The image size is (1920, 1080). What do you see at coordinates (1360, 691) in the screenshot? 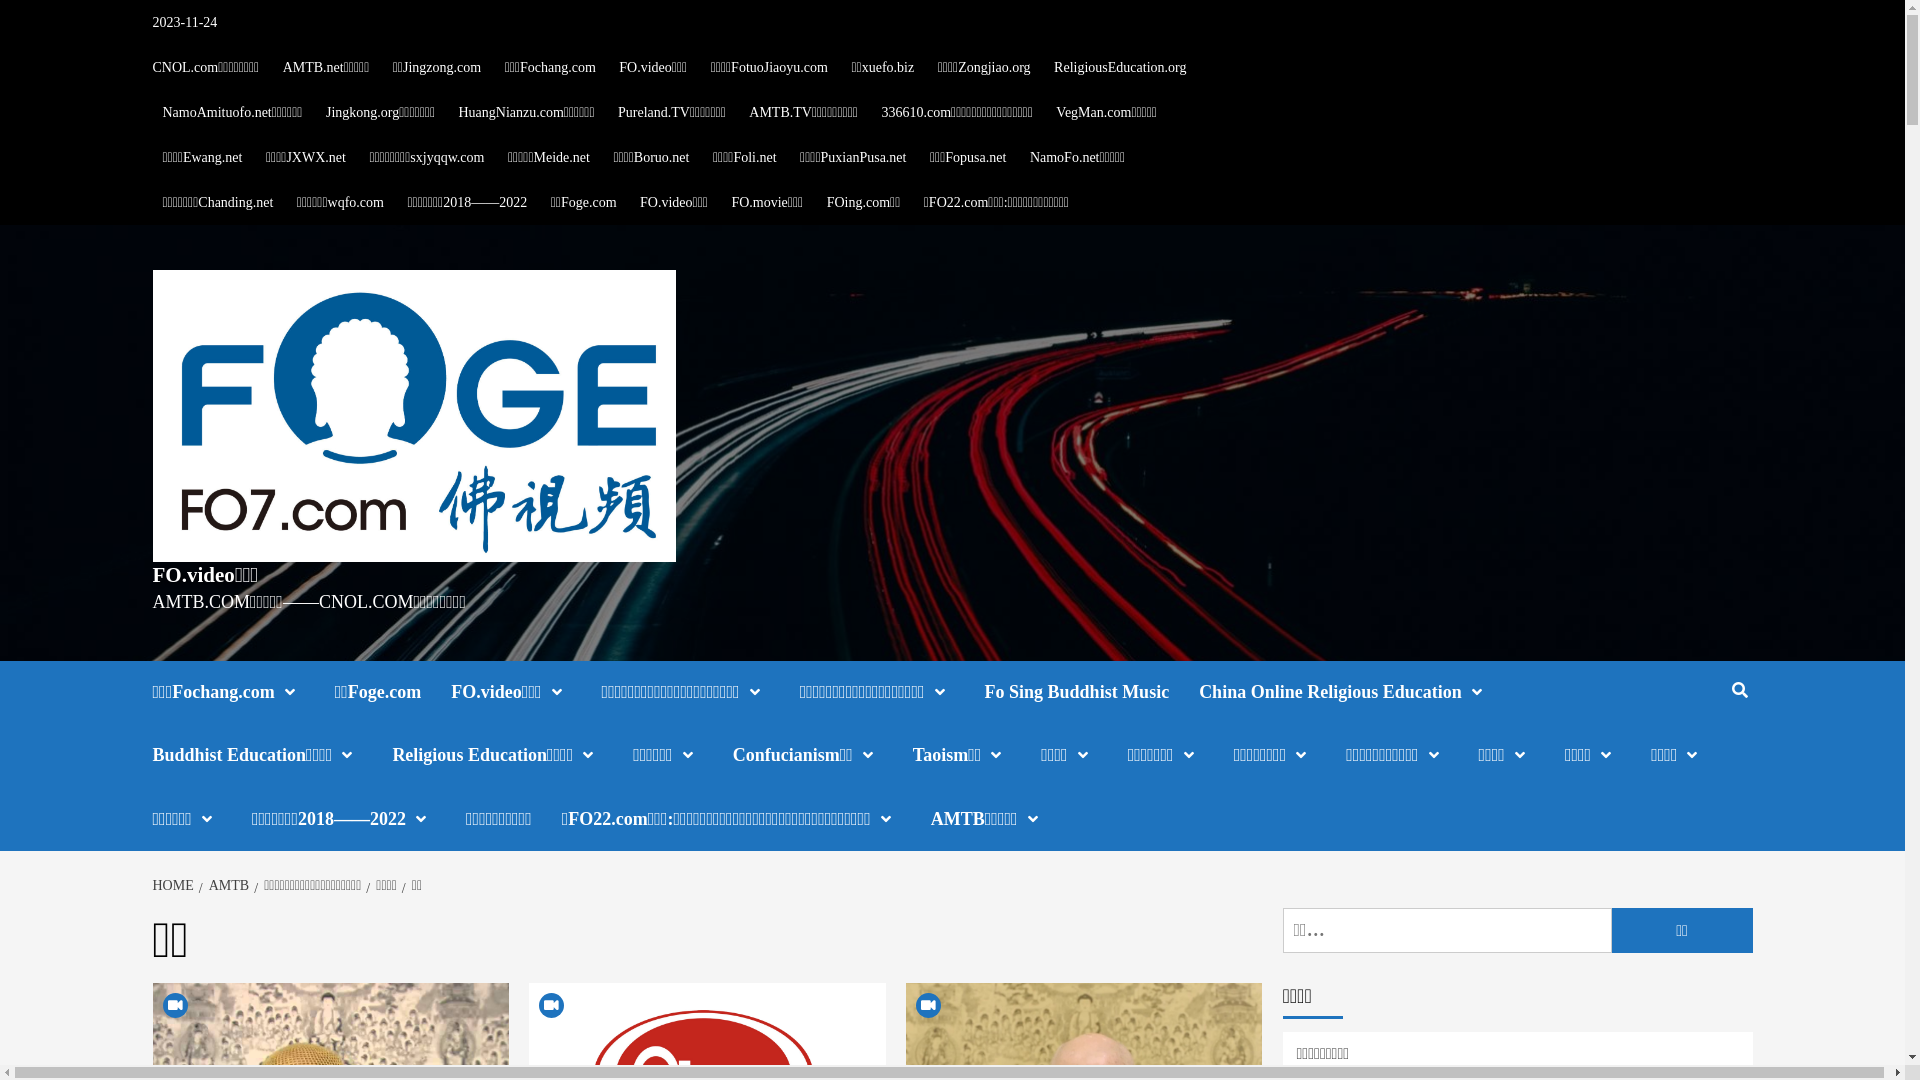
I see `'China Online Religious Education'` at bounding box center [1360, 691].